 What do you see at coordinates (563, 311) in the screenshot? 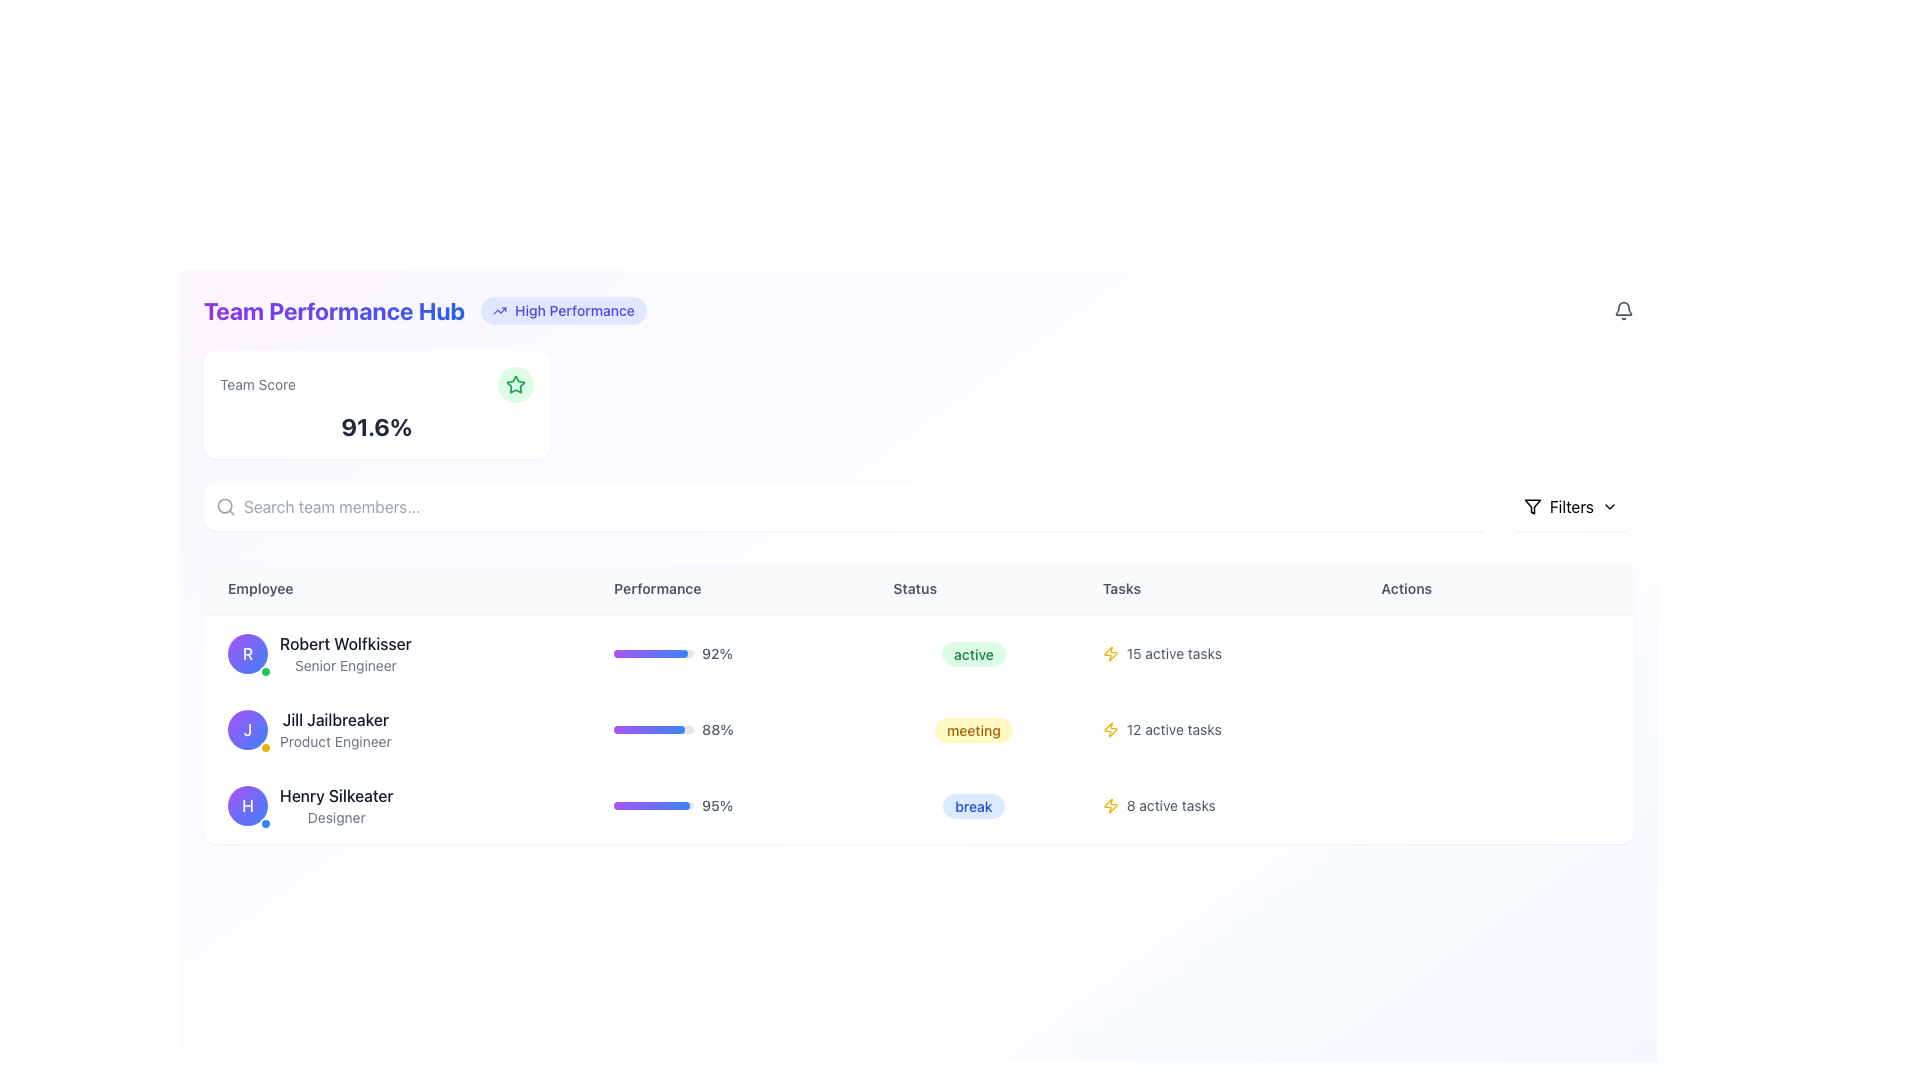
I see `the pill-shaped button with a light indigo background containing an upward arrow icon and the text 'High Performance', located to the right of 'Team Performance Hub'` at bounding box center [563, 311].